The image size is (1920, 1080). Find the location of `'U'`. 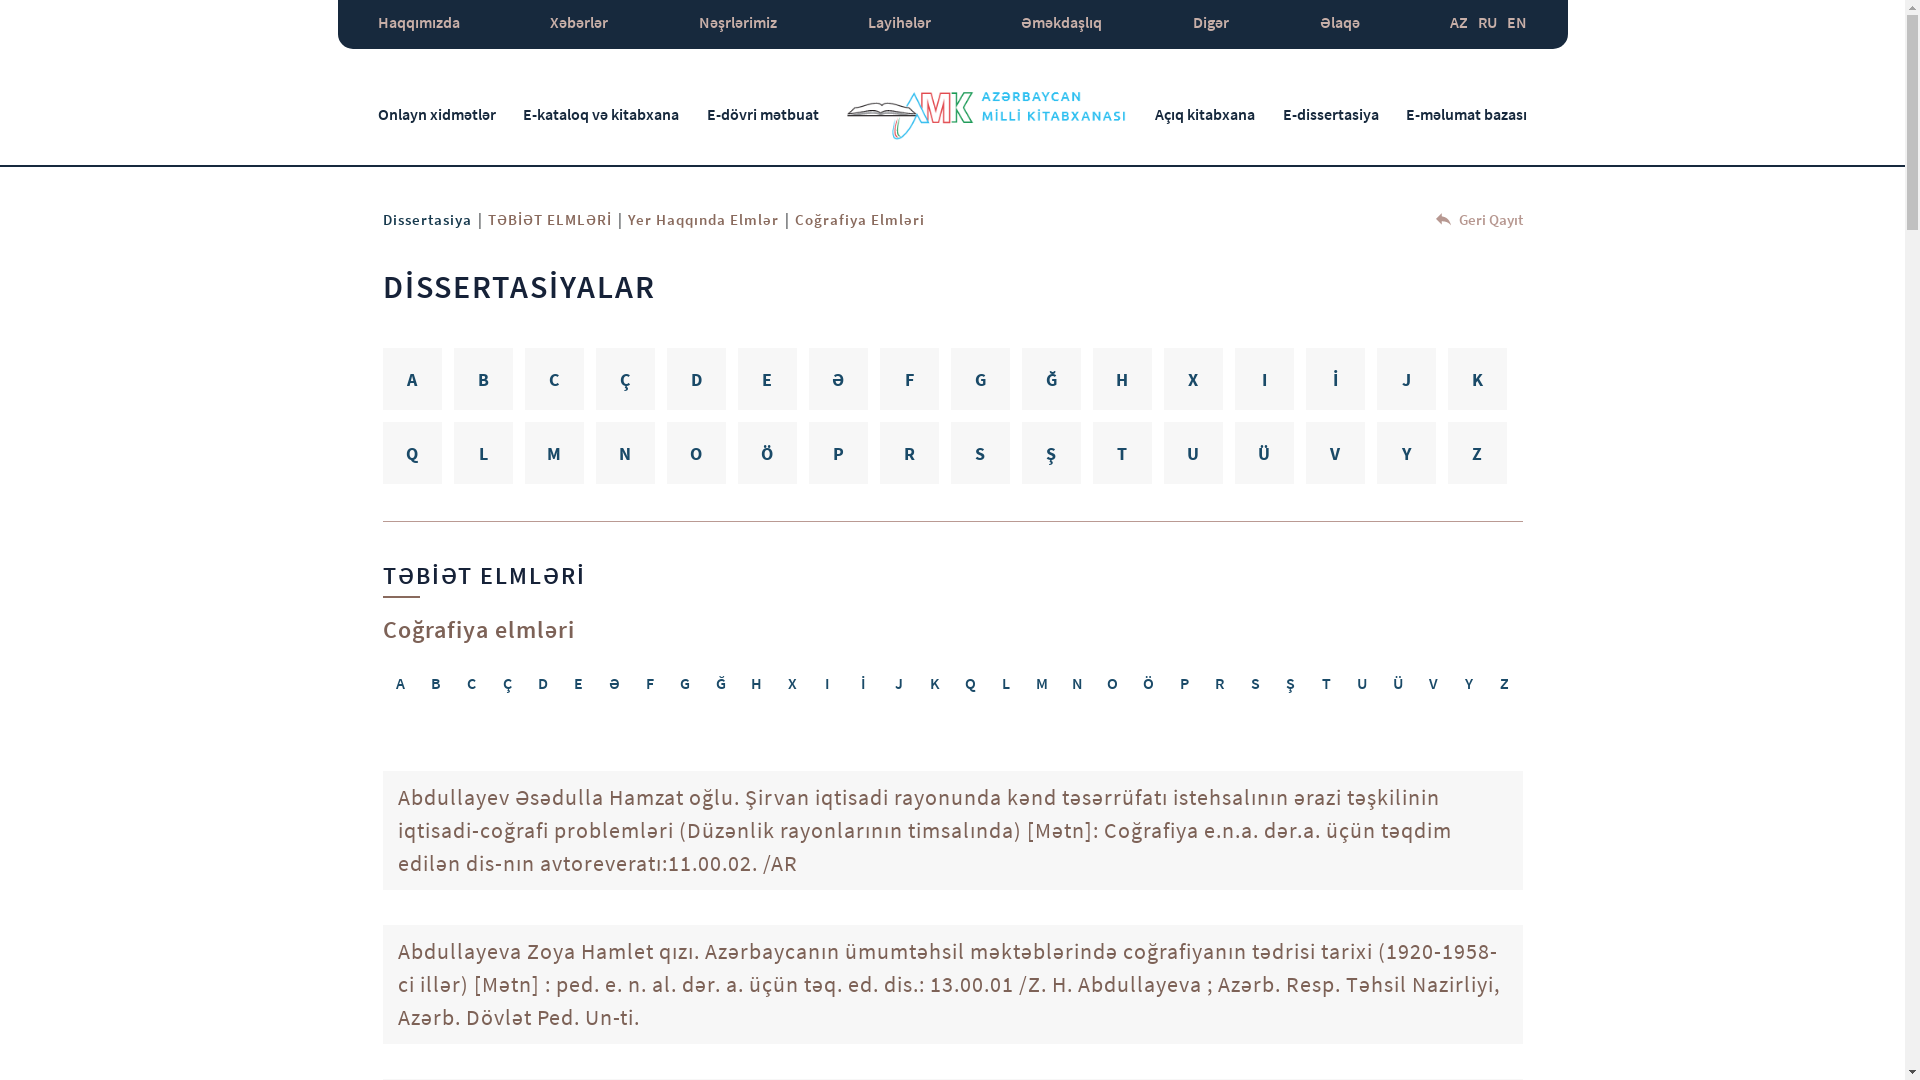

'U' is located at coordinates (1193, 452).